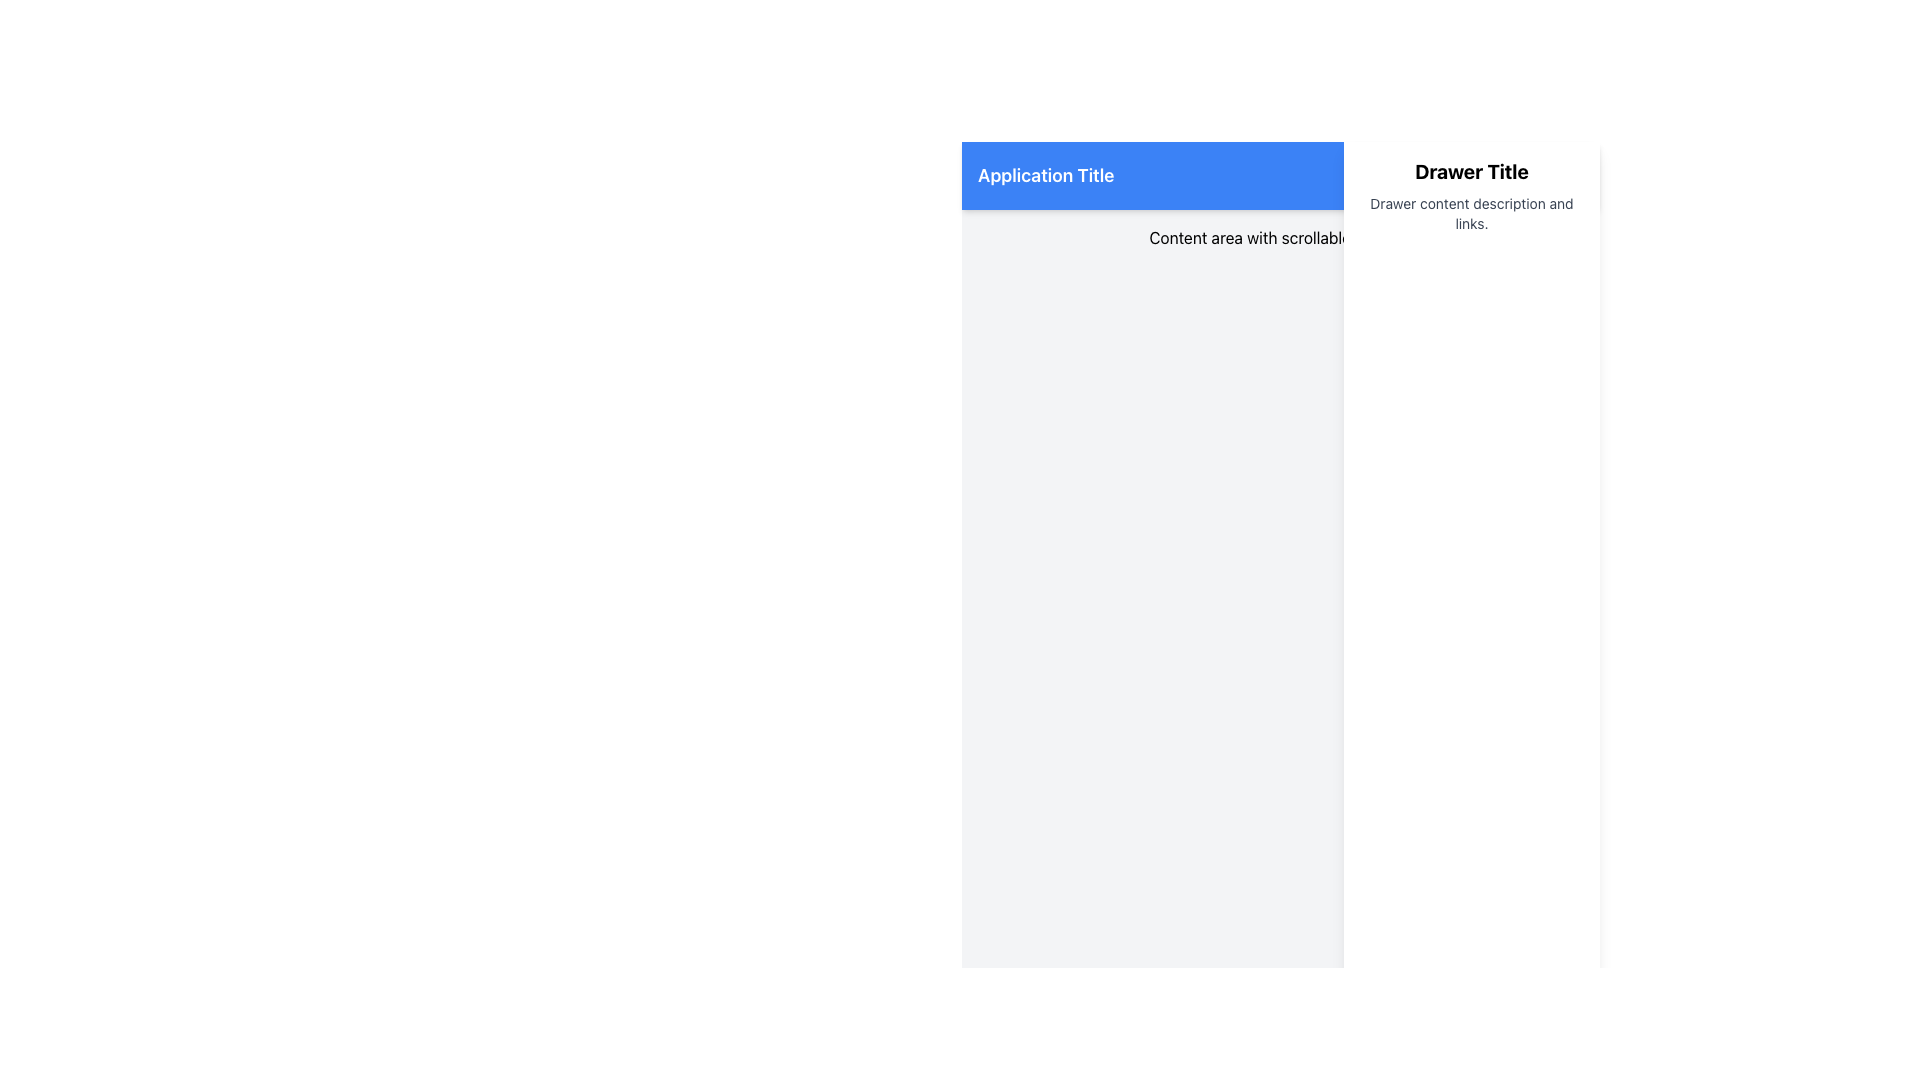 Image resolution: width=1920 pixels, height=1080 pixels. What do you see at coordinates (1472, 171) in the screenshot?
I see `text of the Text Label located at the top center of the right sidebar, which indicates the primary purpose of the sidebar content` at bounding box center [1472, 171].